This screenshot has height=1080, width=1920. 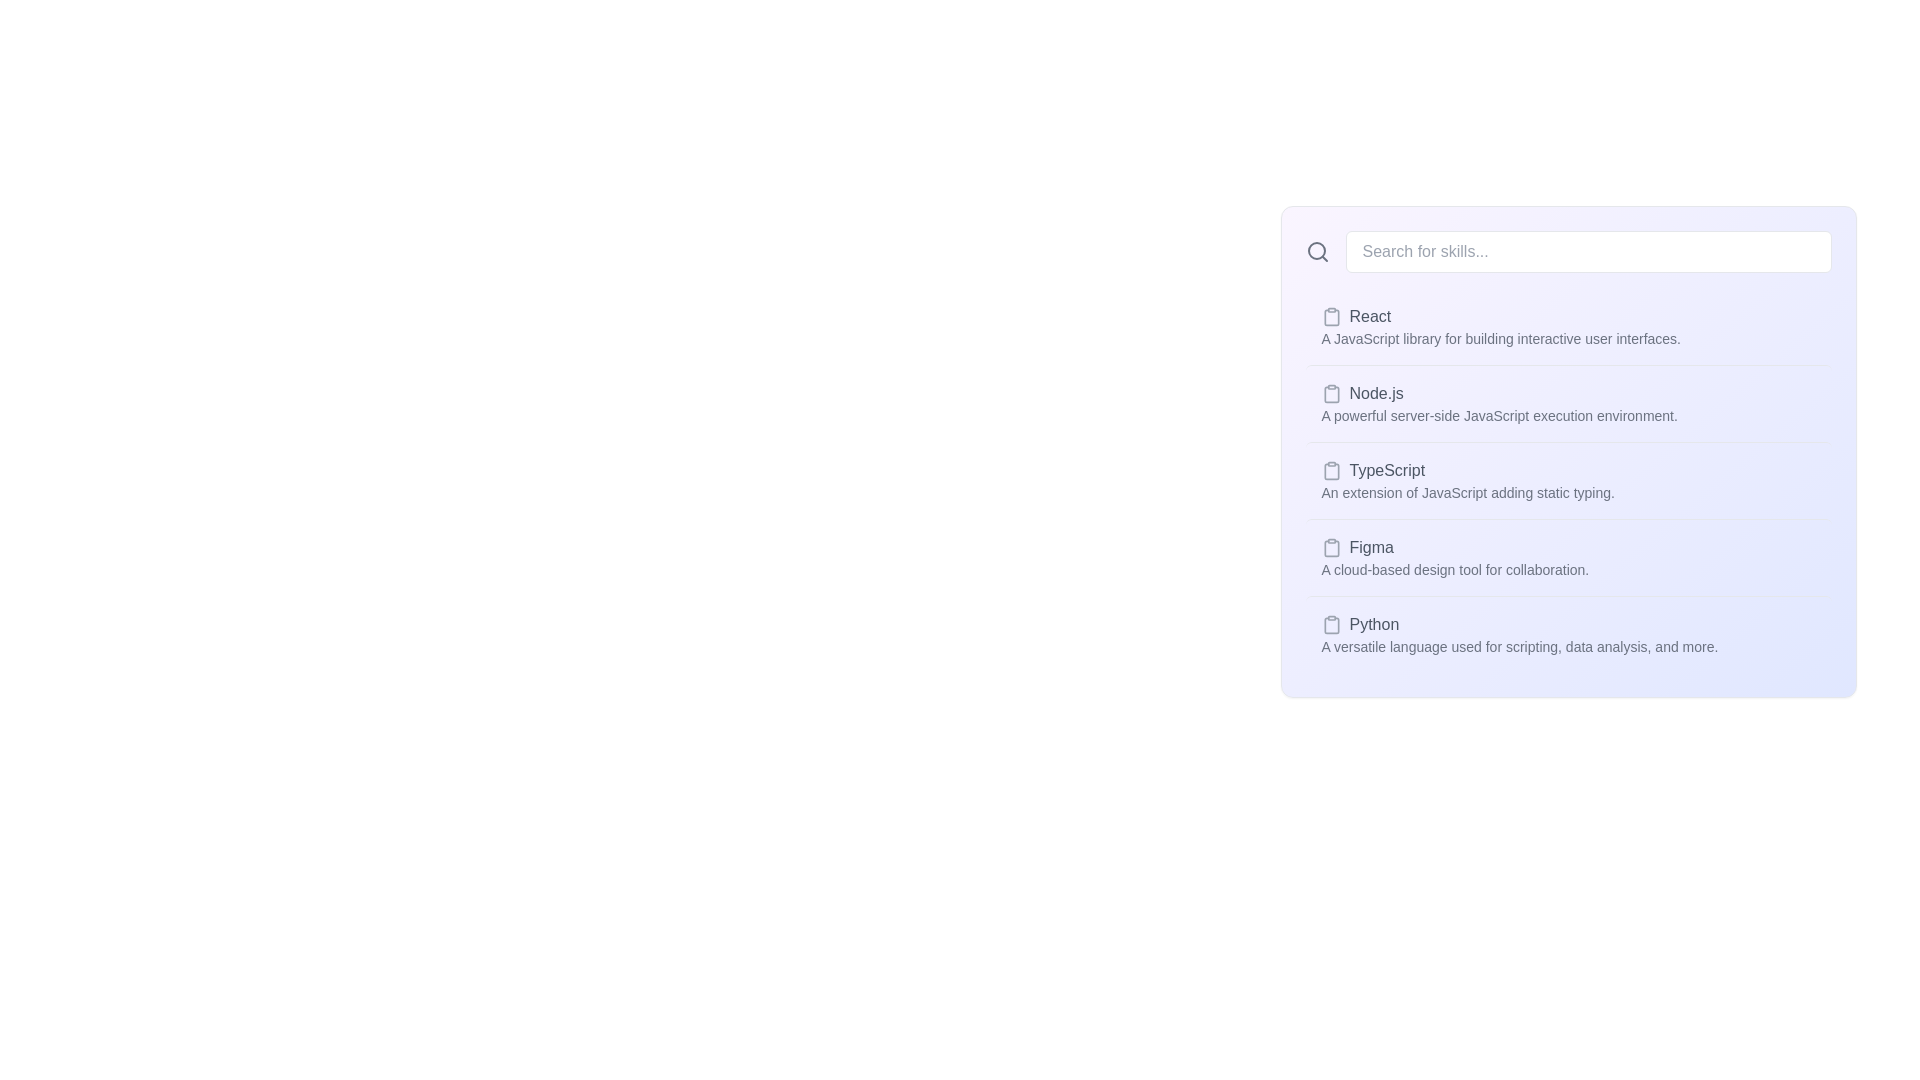 I want to click on the 'Node.js' text label, so click(x=1375, y=393).